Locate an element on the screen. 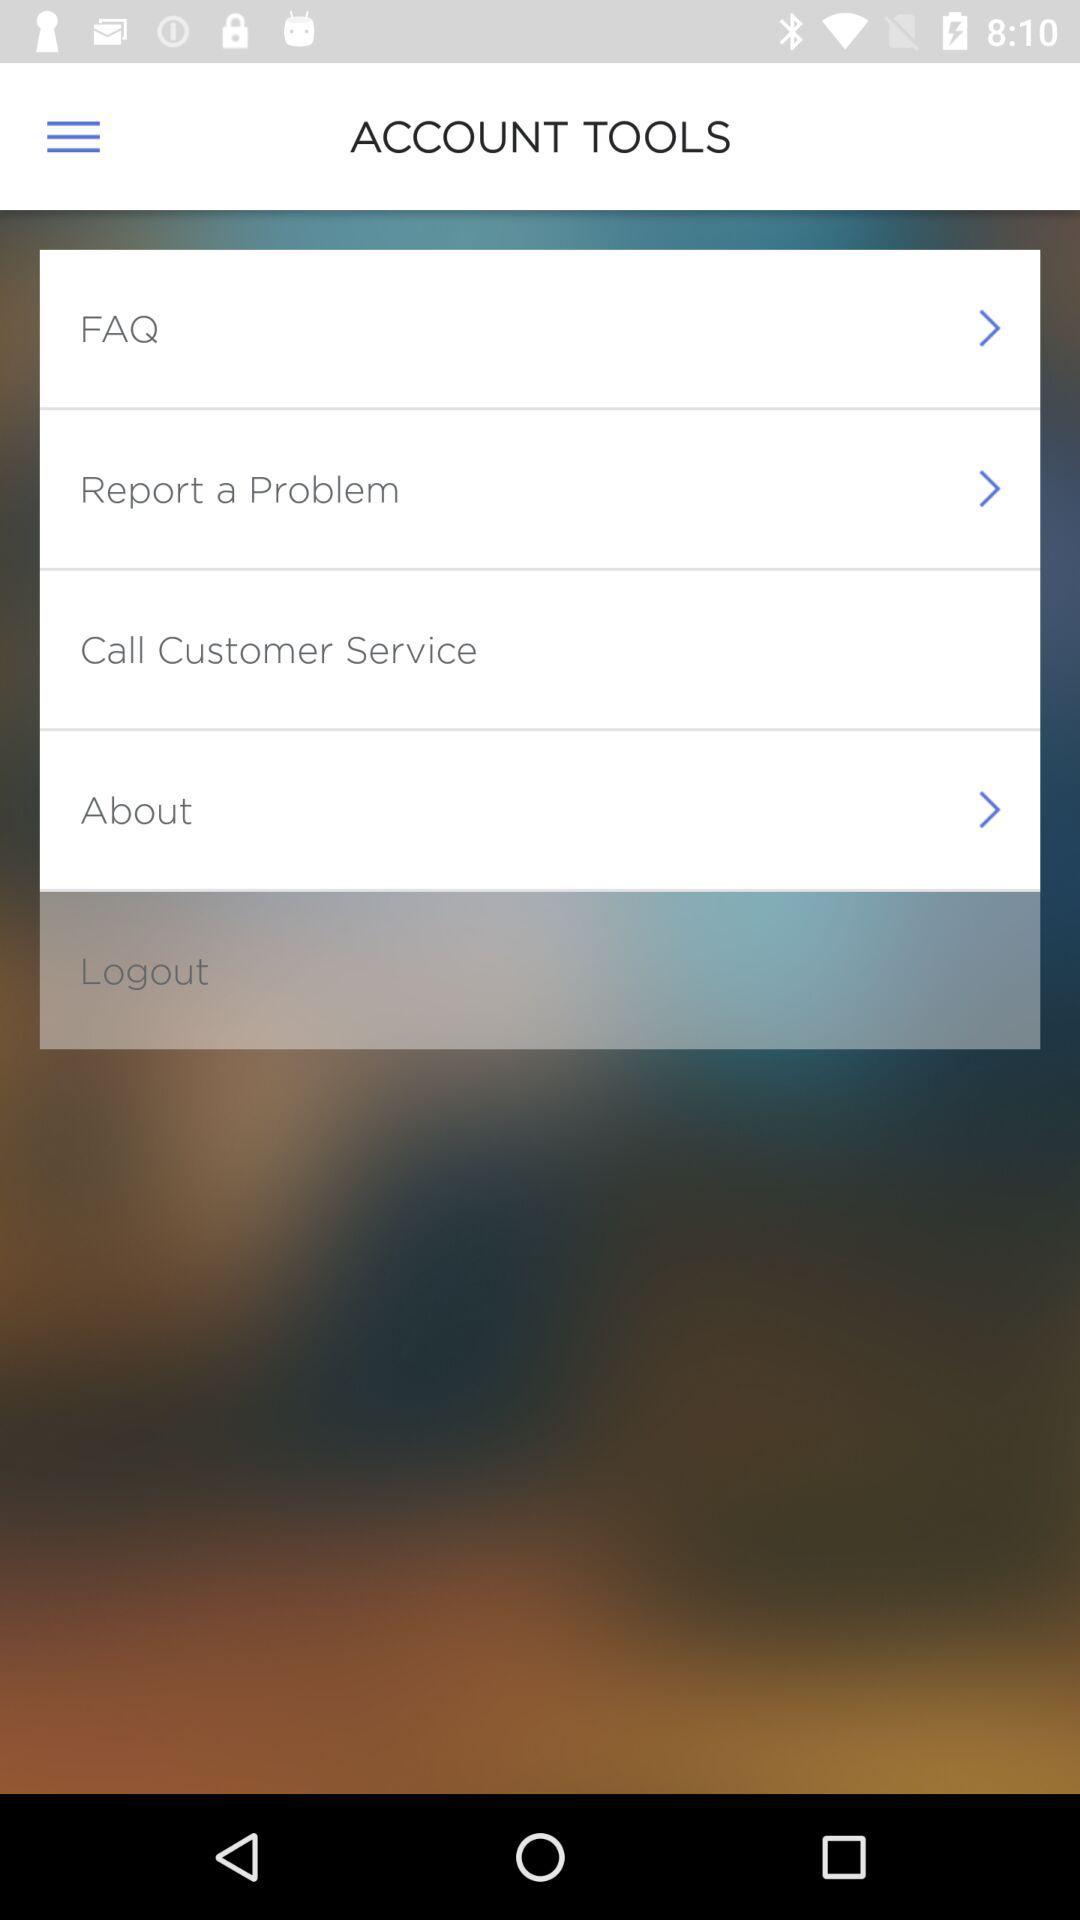  report a problem icon is located at coordinates (238, 488).